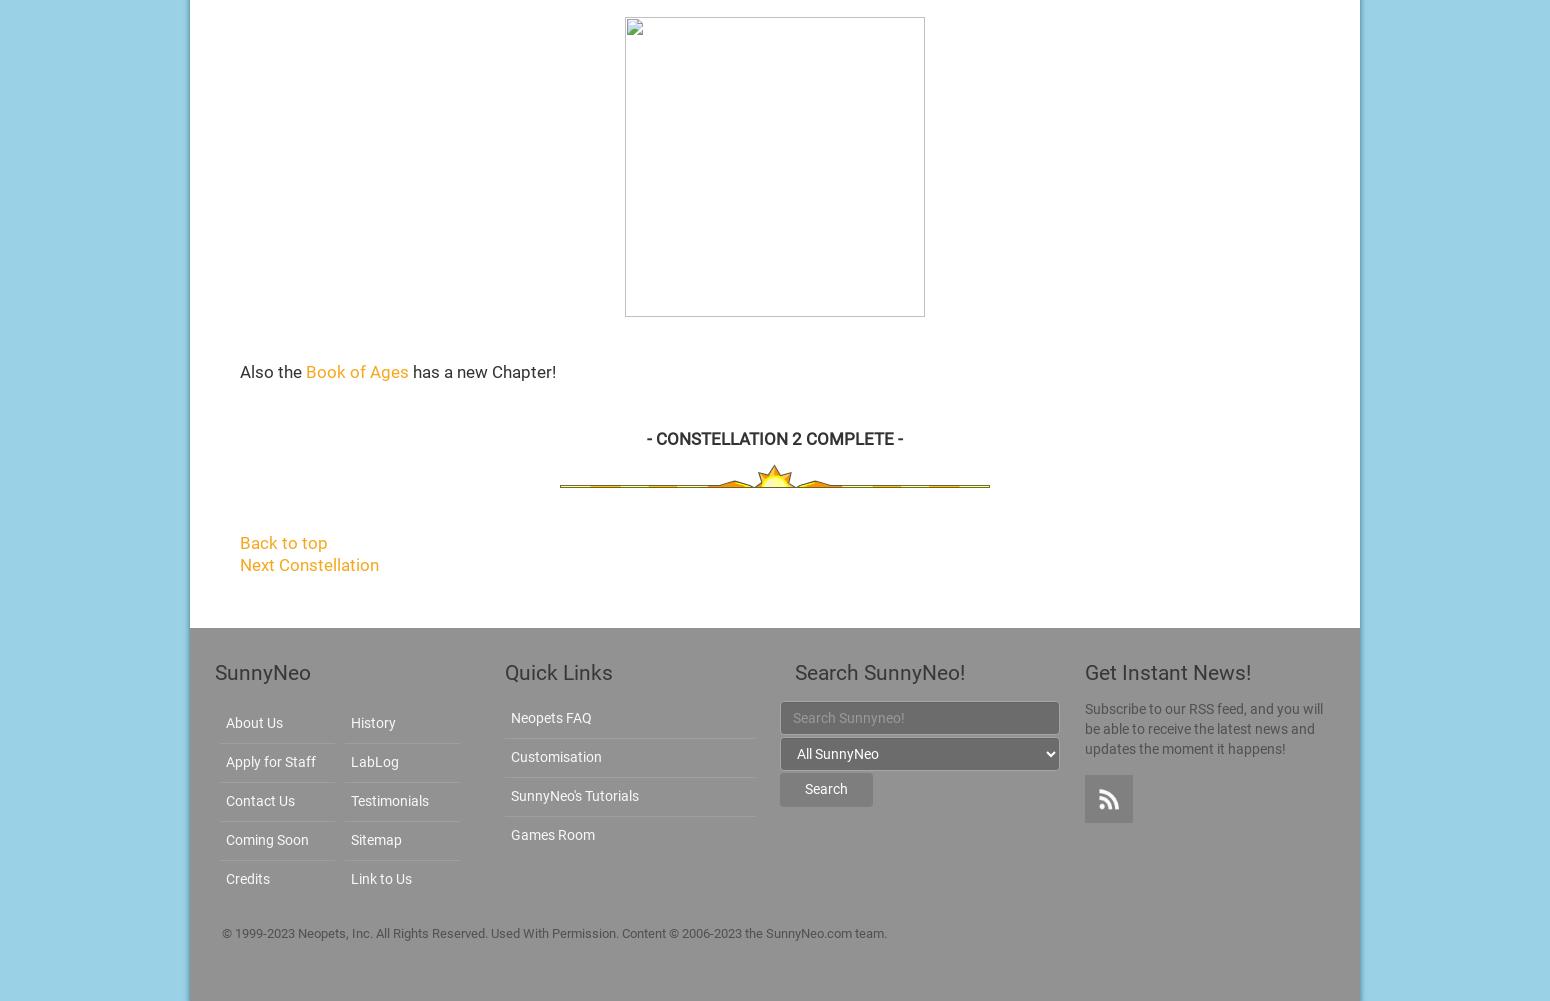  What do you see at coordinates (553, 834) in the screenshot?
I see `'Games Room'` at bounding box center [553, 834].